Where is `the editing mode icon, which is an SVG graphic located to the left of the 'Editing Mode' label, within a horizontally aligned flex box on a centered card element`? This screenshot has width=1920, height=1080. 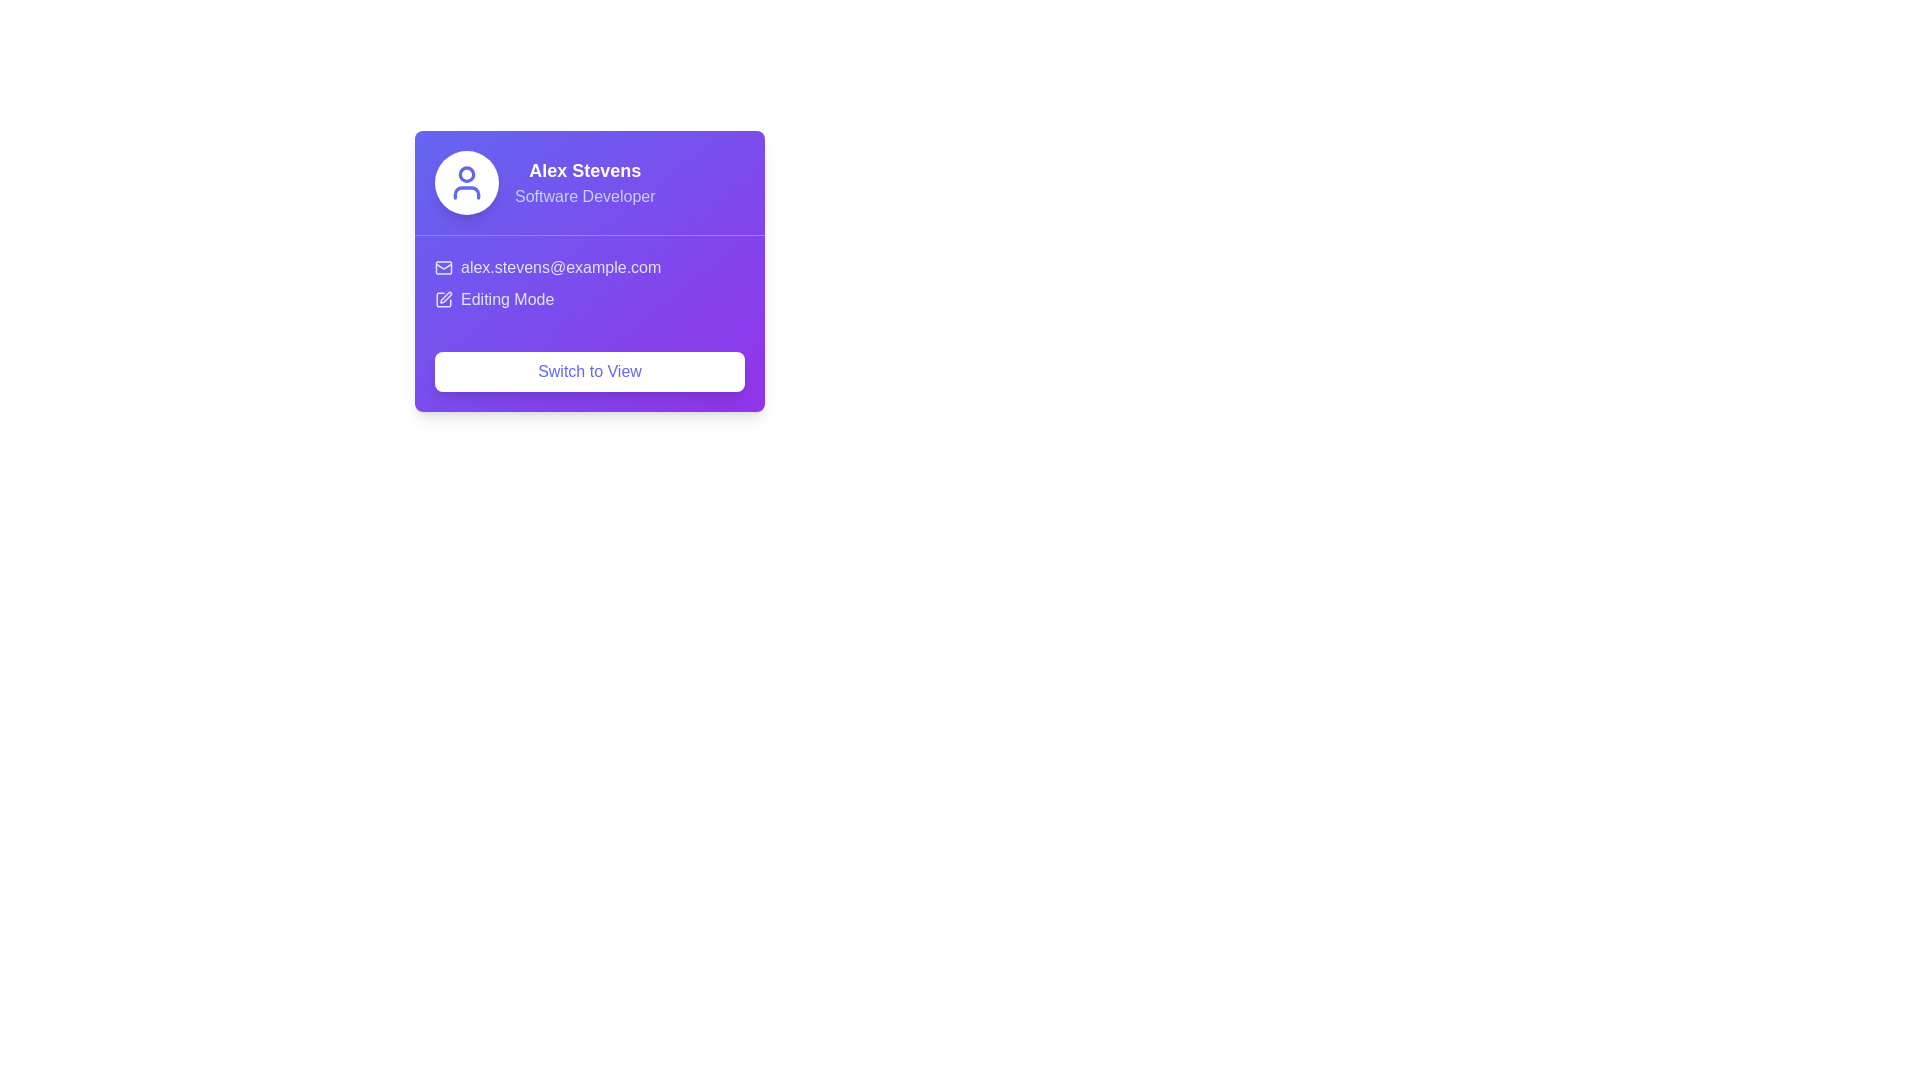 the editing mode icon, which is an SVG graphic located to the left of the 'Editing Mode' label, within a horizontally aligned flex box on a centered card element is located at coordinates (443, 300).